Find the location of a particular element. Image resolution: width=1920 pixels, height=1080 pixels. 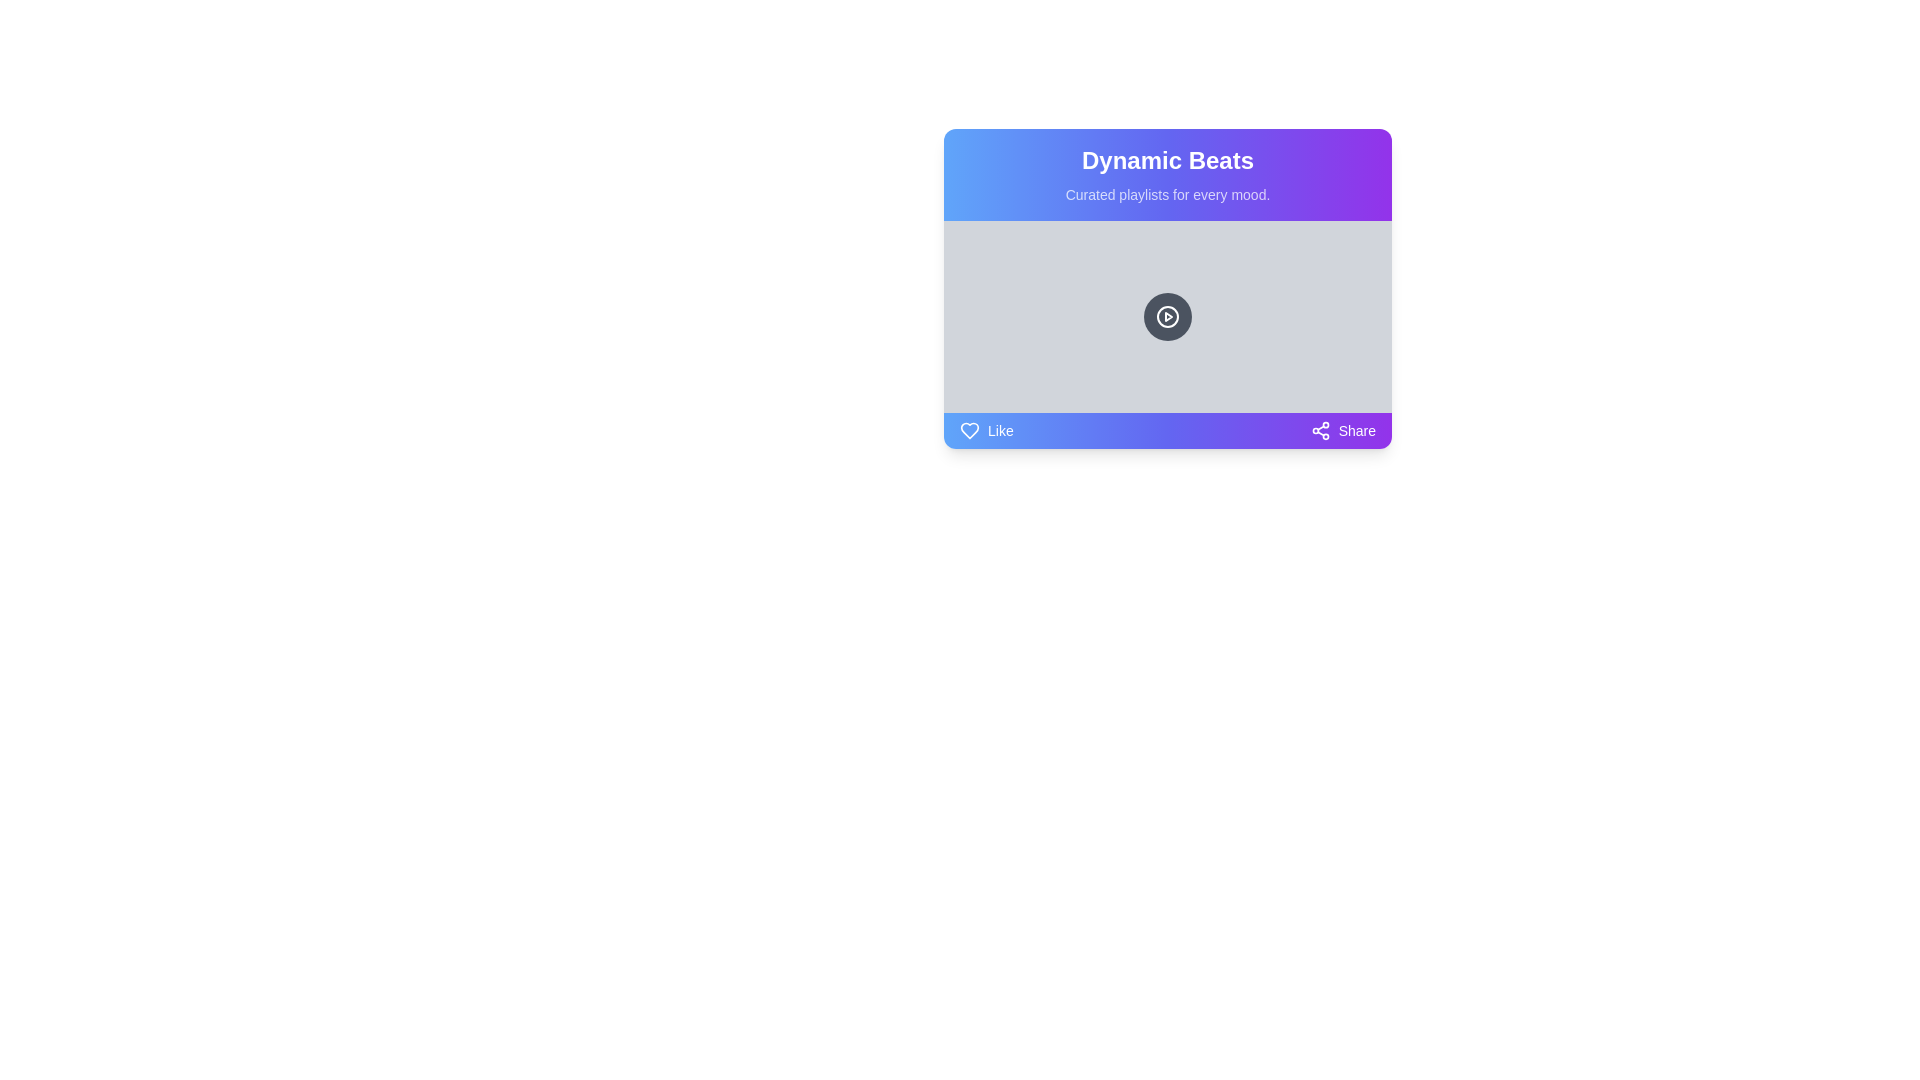

the 'Like' button is located at coordinates (986, 430).